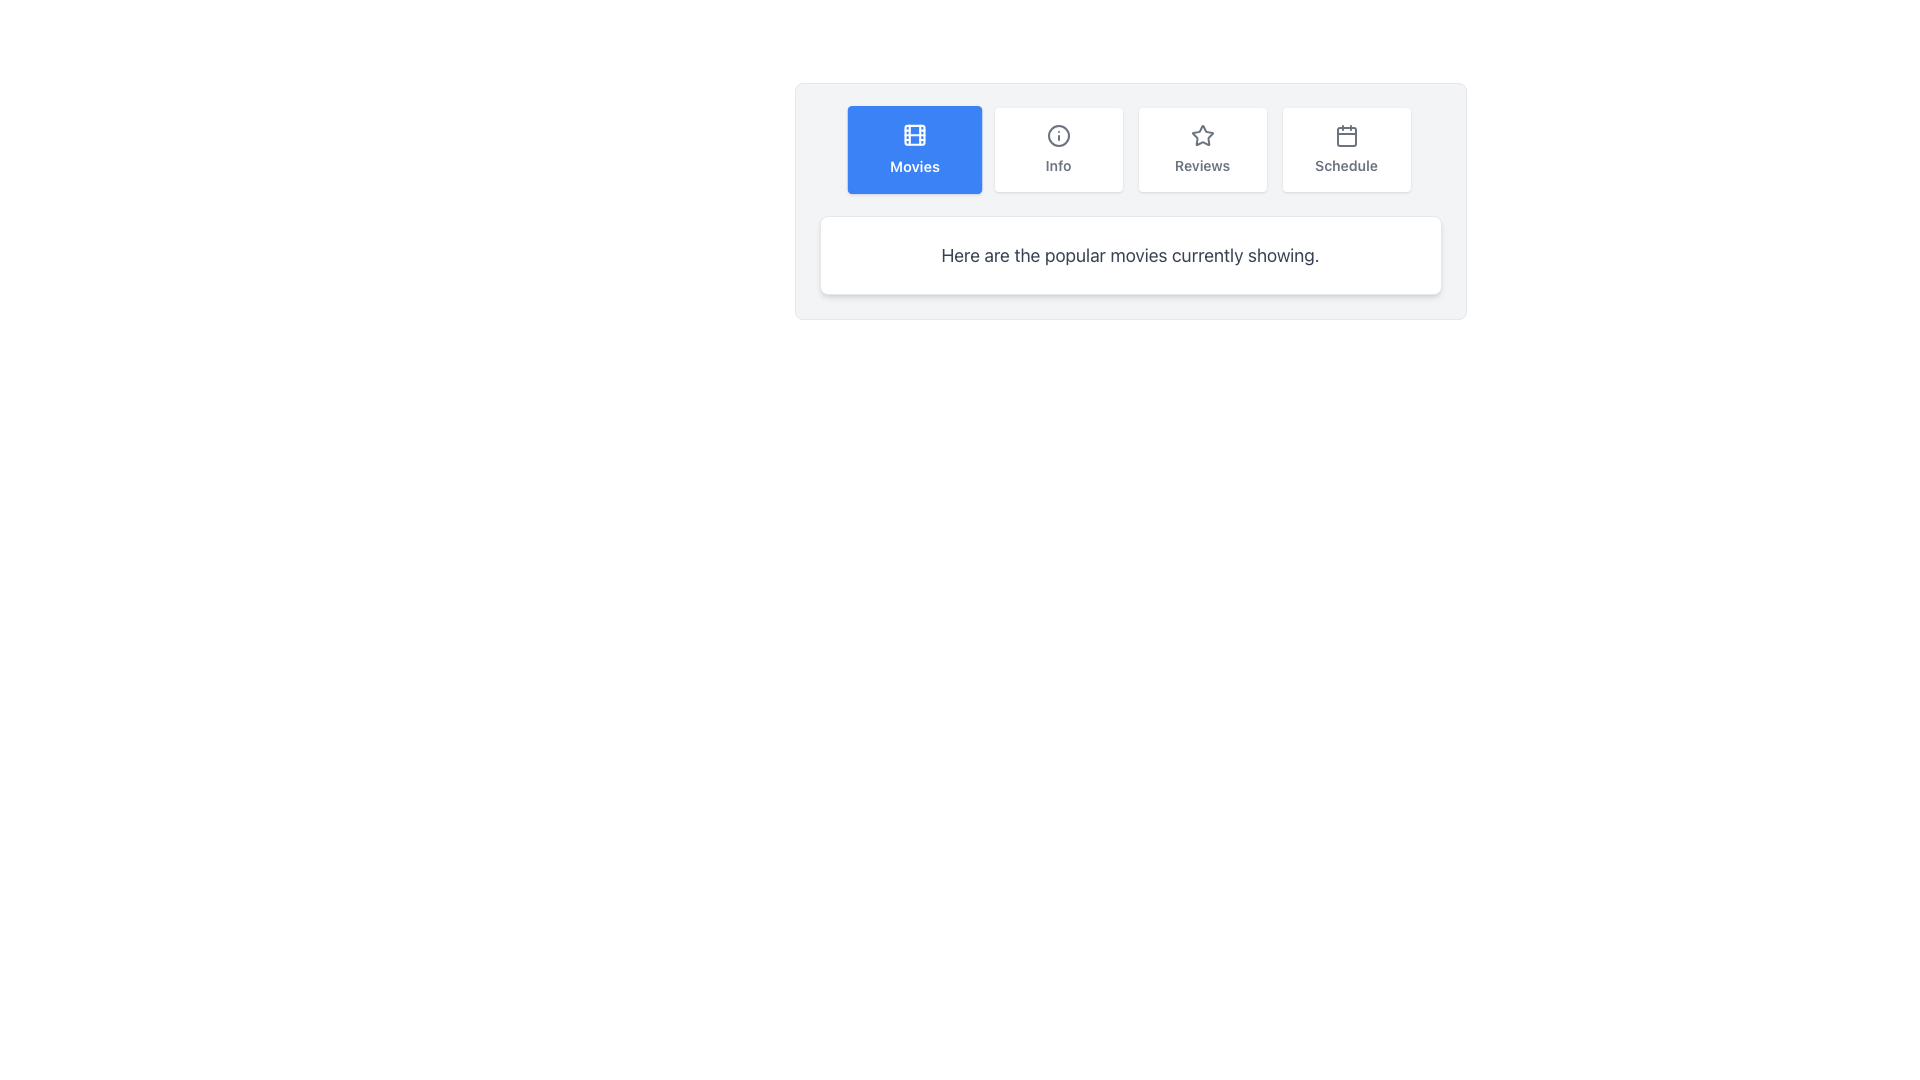 Image resolution: width=1920 pixels, height=1080 pixels. I want to click on the Text Display element that shows the message 'Here are the popular movies currently showing.' which is styled with dark gray text on a white background and is located below a row of interactive buttons, so click(1130, 254).